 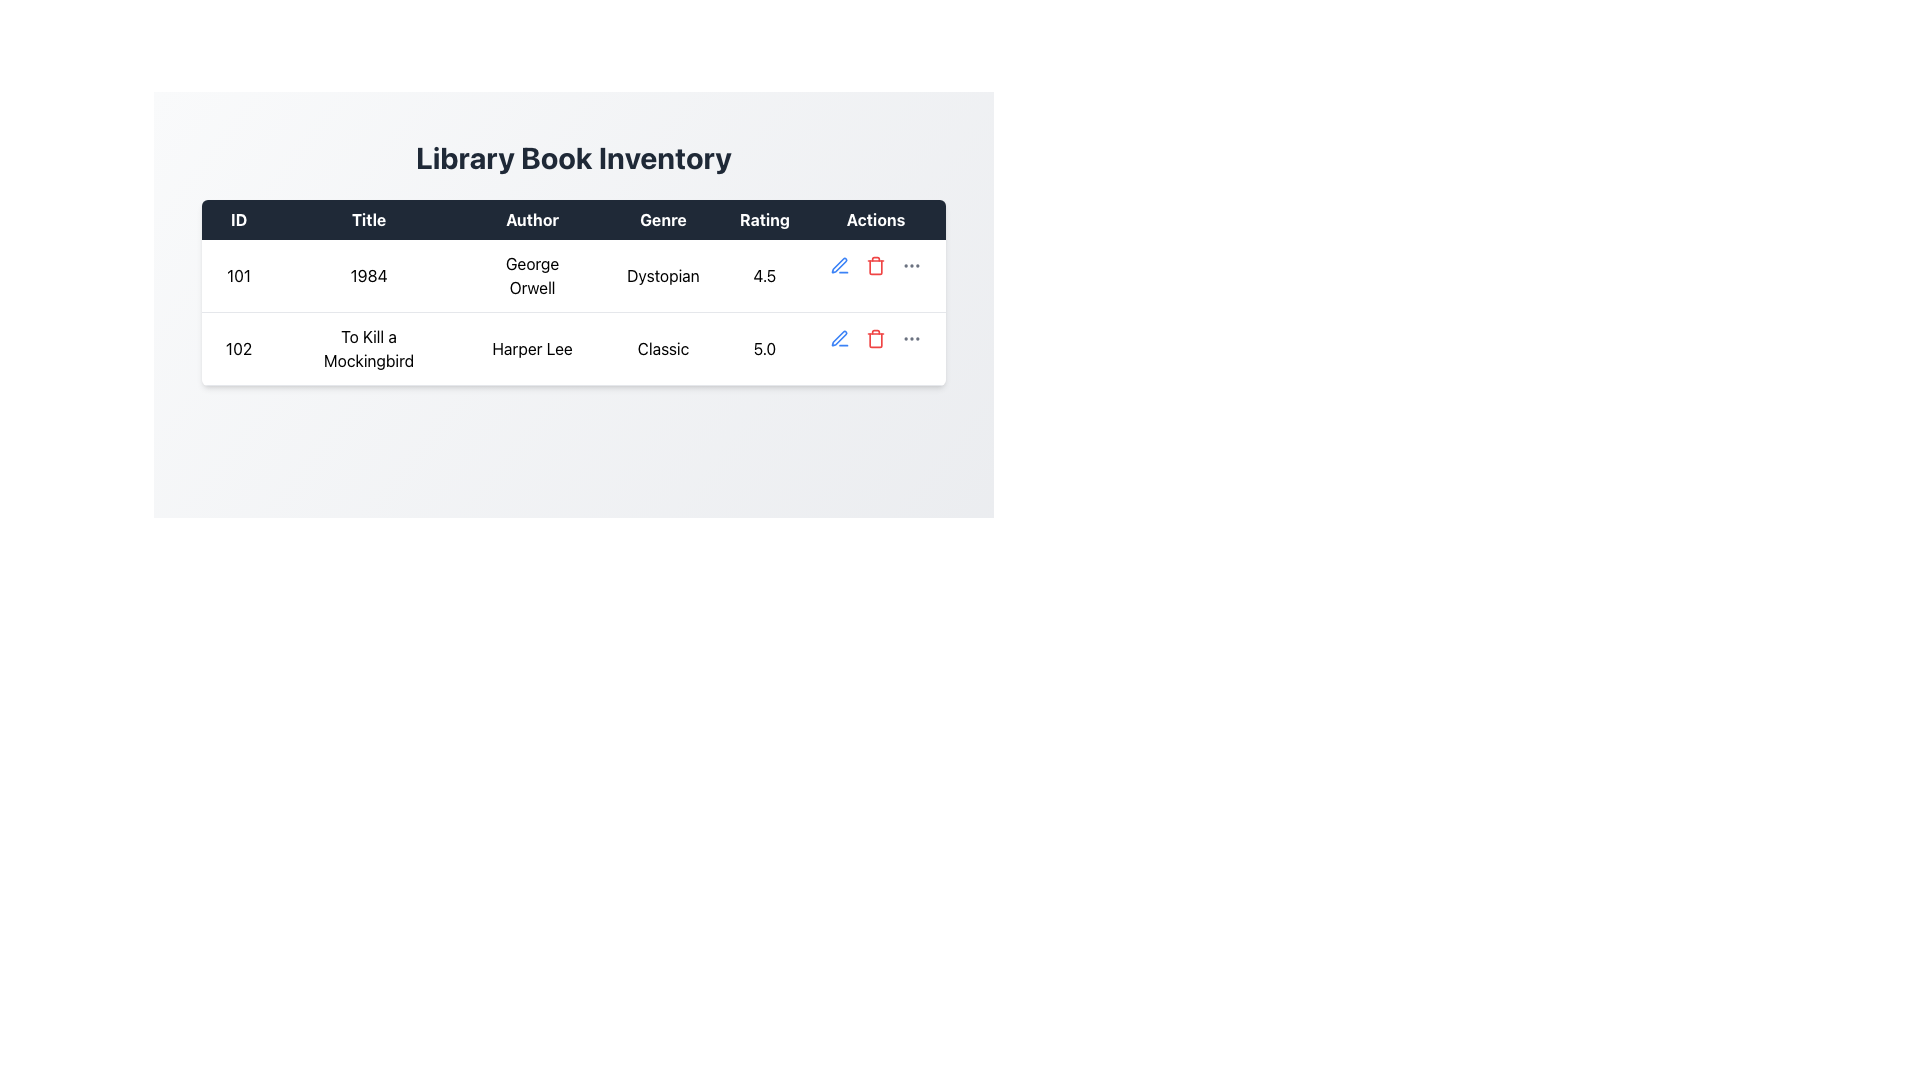 What do you see at coordinates (840, 337) in the screenshot?
I see `the small pen icon button located in the second row of the table's 'Actions' column to initiate the edit action` at bounding box center [840, 337].